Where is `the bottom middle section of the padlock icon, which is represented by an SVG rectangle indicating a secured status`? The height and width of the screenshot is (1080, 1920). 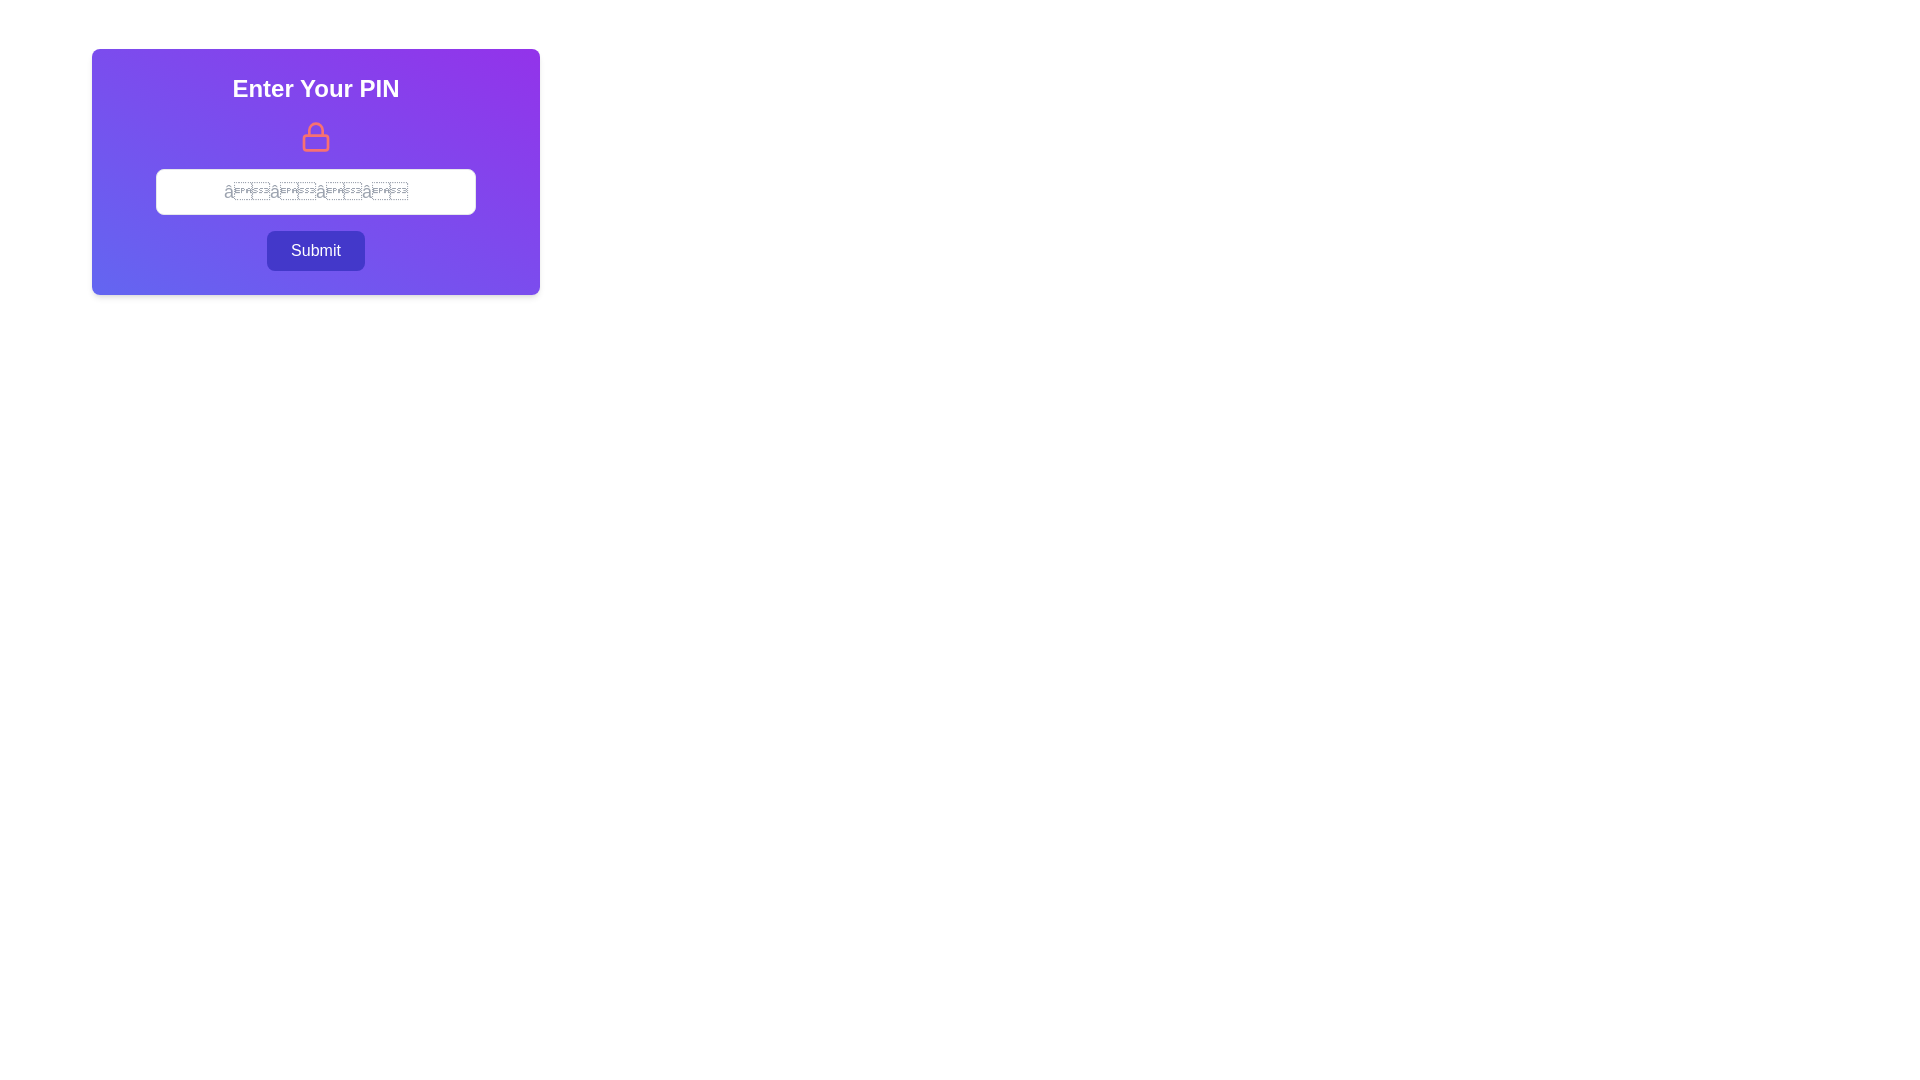
the bottom middle section of the padlock icon, which is represented by an SVG rectangle indicating a secured status is located at coordinates (315, 141).